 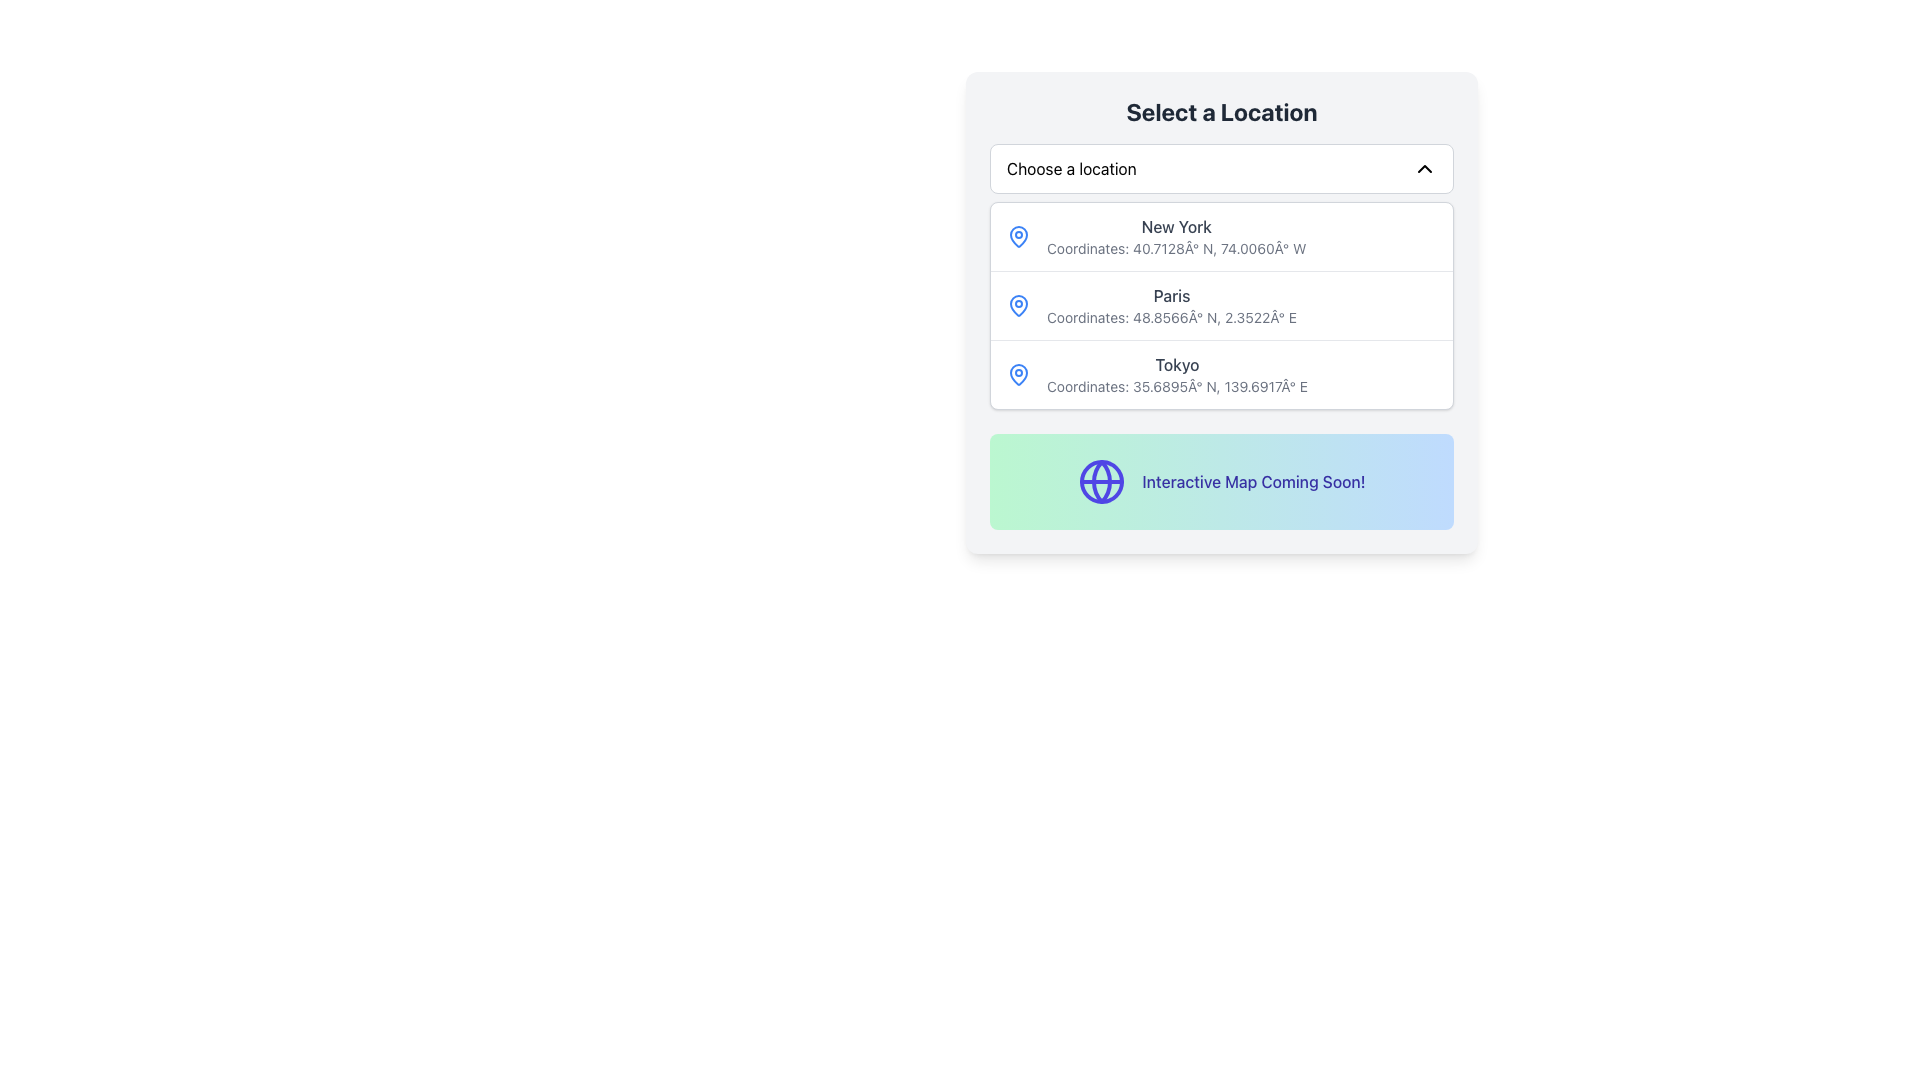 What do you see at coordinates (1018, 235) in the screenshot?
I see `the visual location marker icon representing the 'New York' entry in the list` at bounding box center [1018, 235].